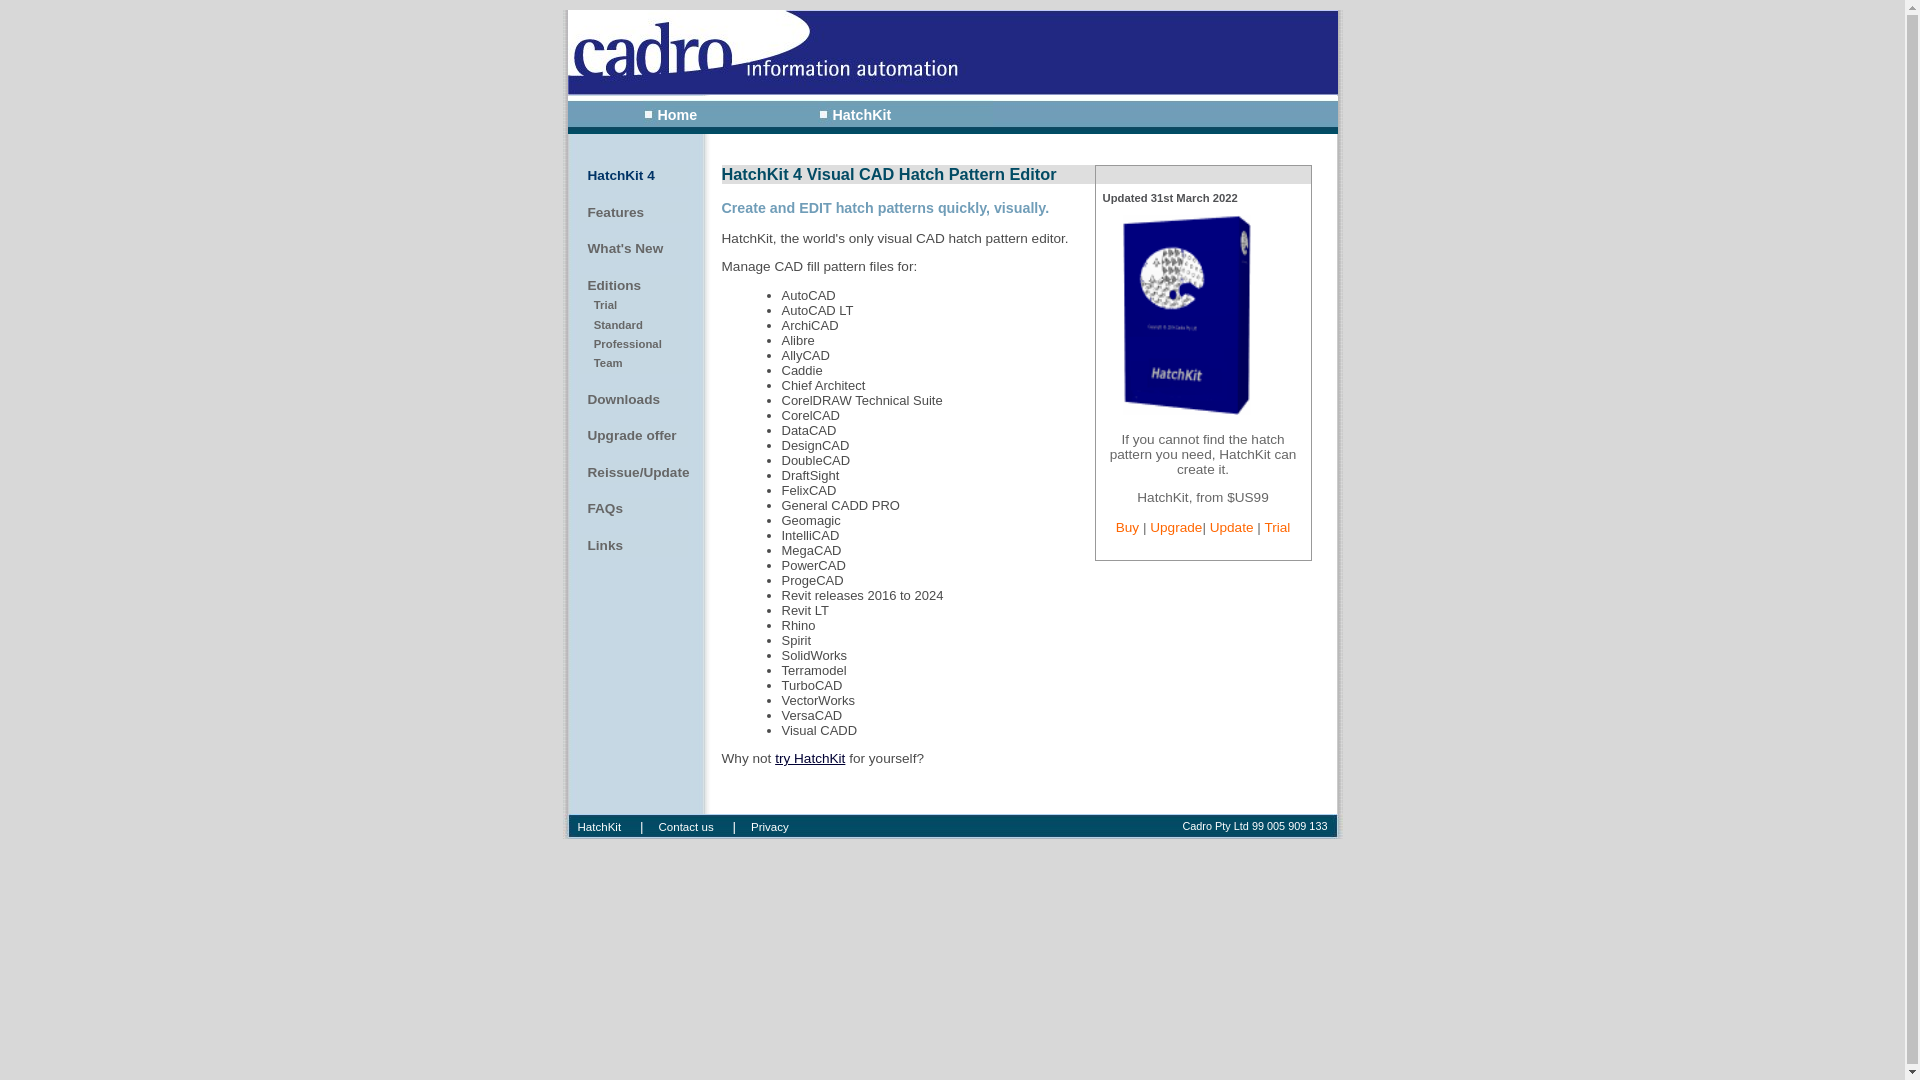 The width and height of the screenshot is (1920, 1080). I want to click on 'HatchKit', so click(854, 115).